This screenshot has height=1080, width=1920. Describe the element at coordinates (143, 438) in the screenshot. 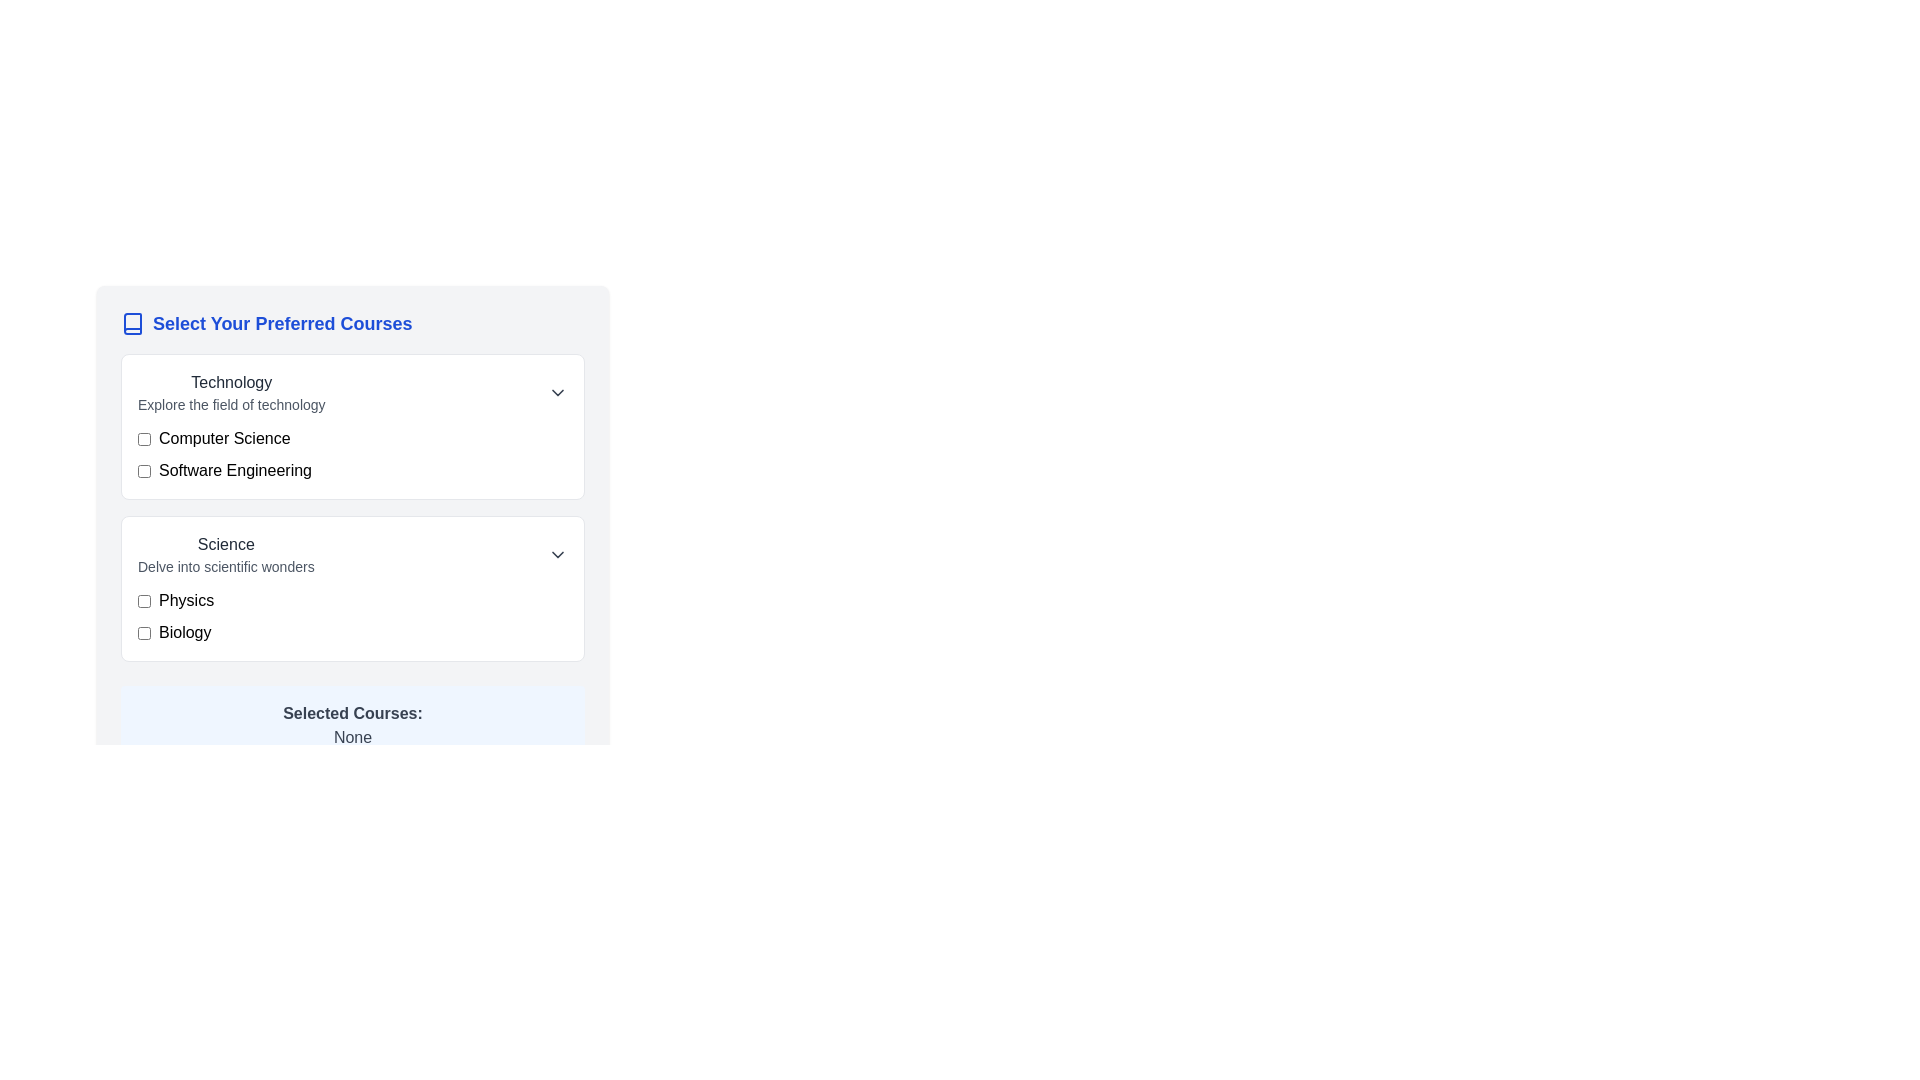

I see `the 'Computer Science' checkbox located under the 'Technology' category in the 'Select Your Preferred Courses' section to trigger hover effects` at that location.